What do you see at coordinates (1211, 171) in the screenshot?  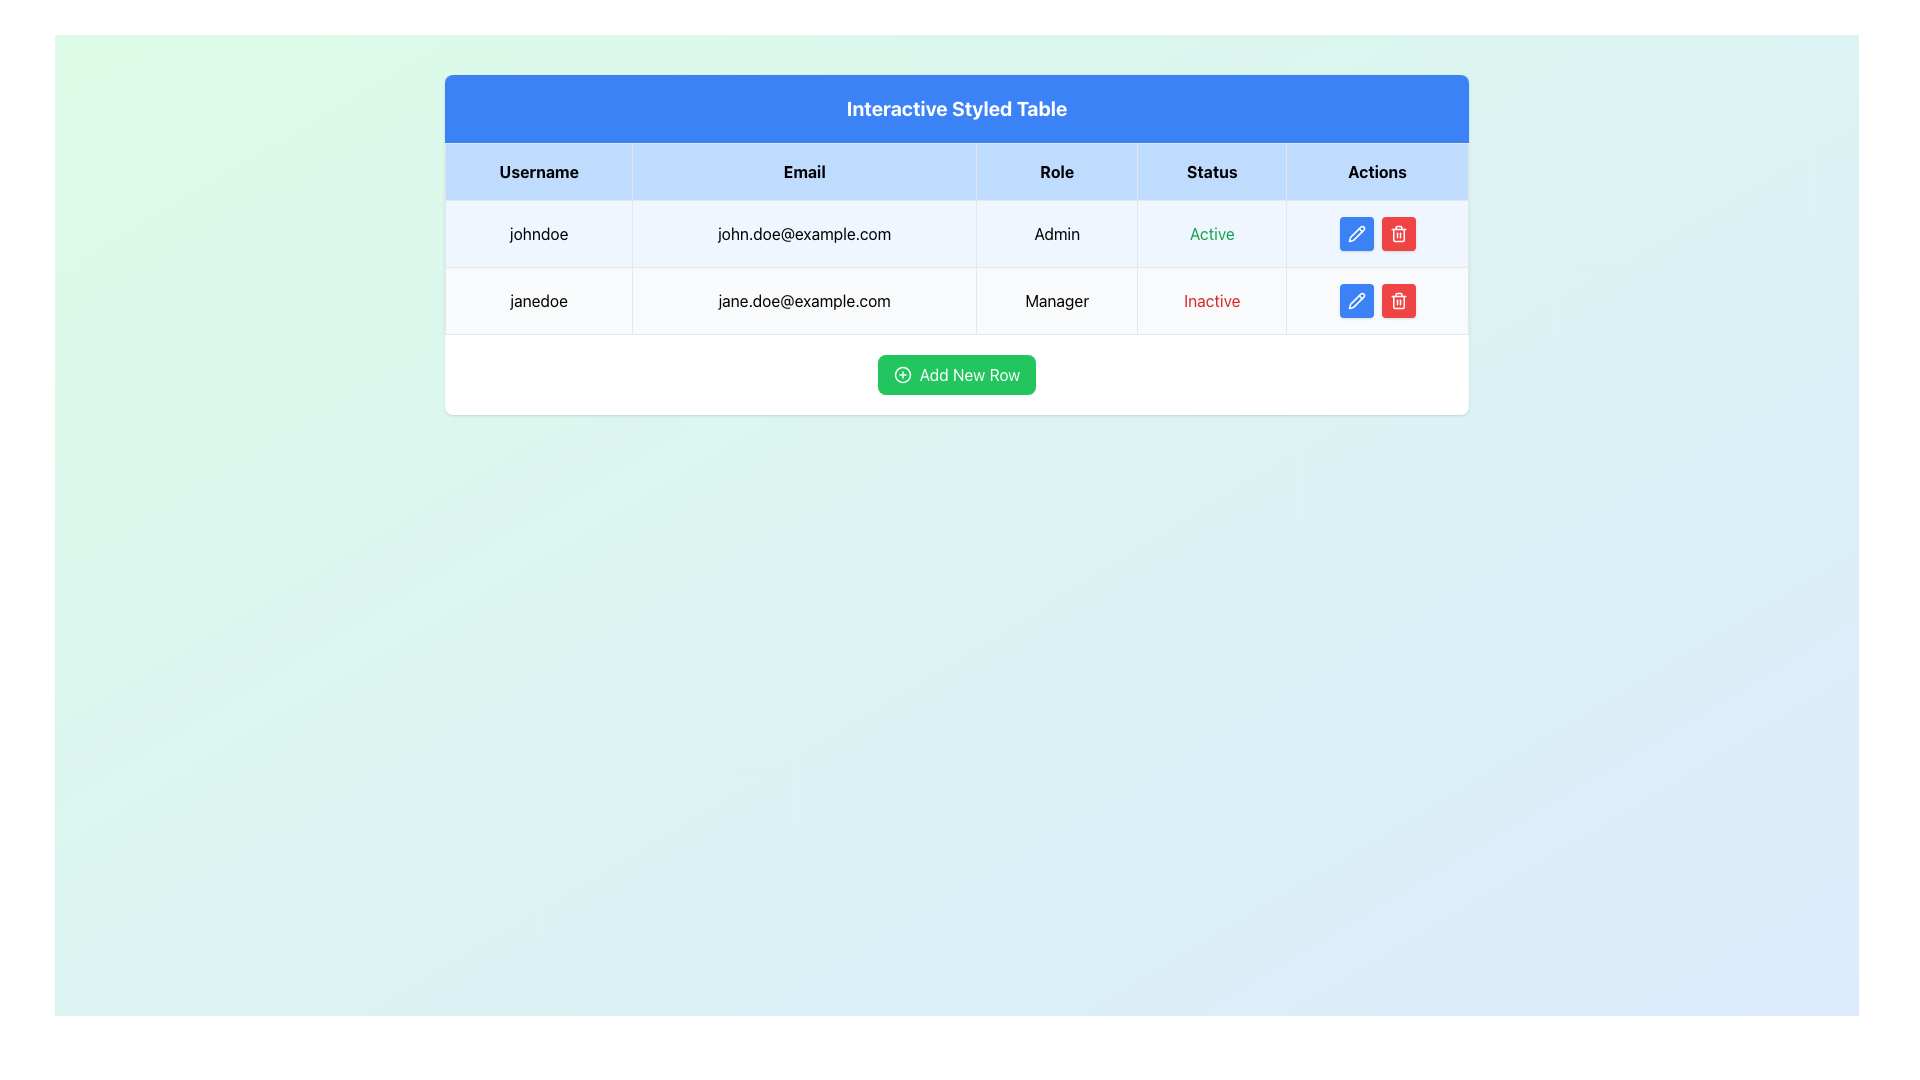 I see `the 'Status' header label in the table, which is the fourth header from the left, categorizing the rows of data below it` at bounding box center [1211, 171].